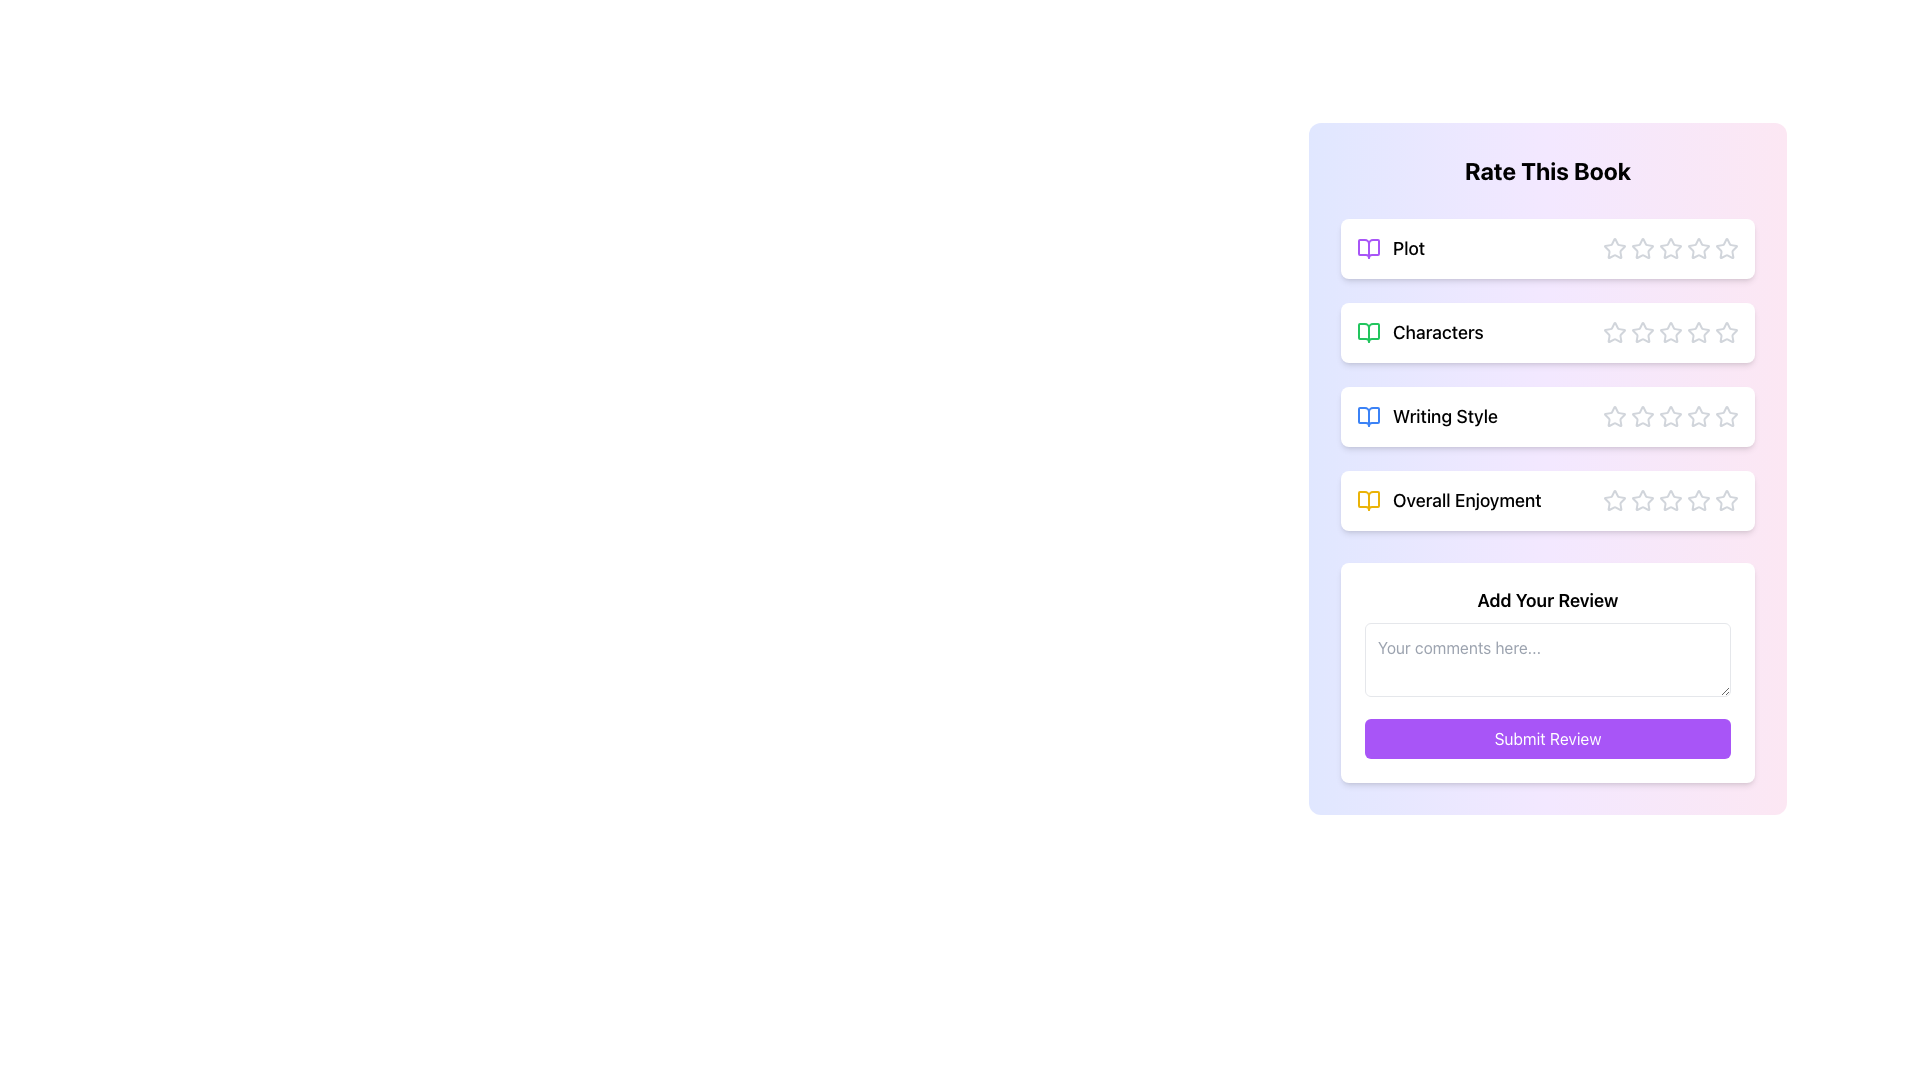 The image size is (1920, 1080). What do you see at coordinates (1367, 500) in the screenshot?
I see `the icon representing the 'Overall Enjoyment' category, located in the fourth rating section, to visually highlight it` at bounding box center [1367, 500].